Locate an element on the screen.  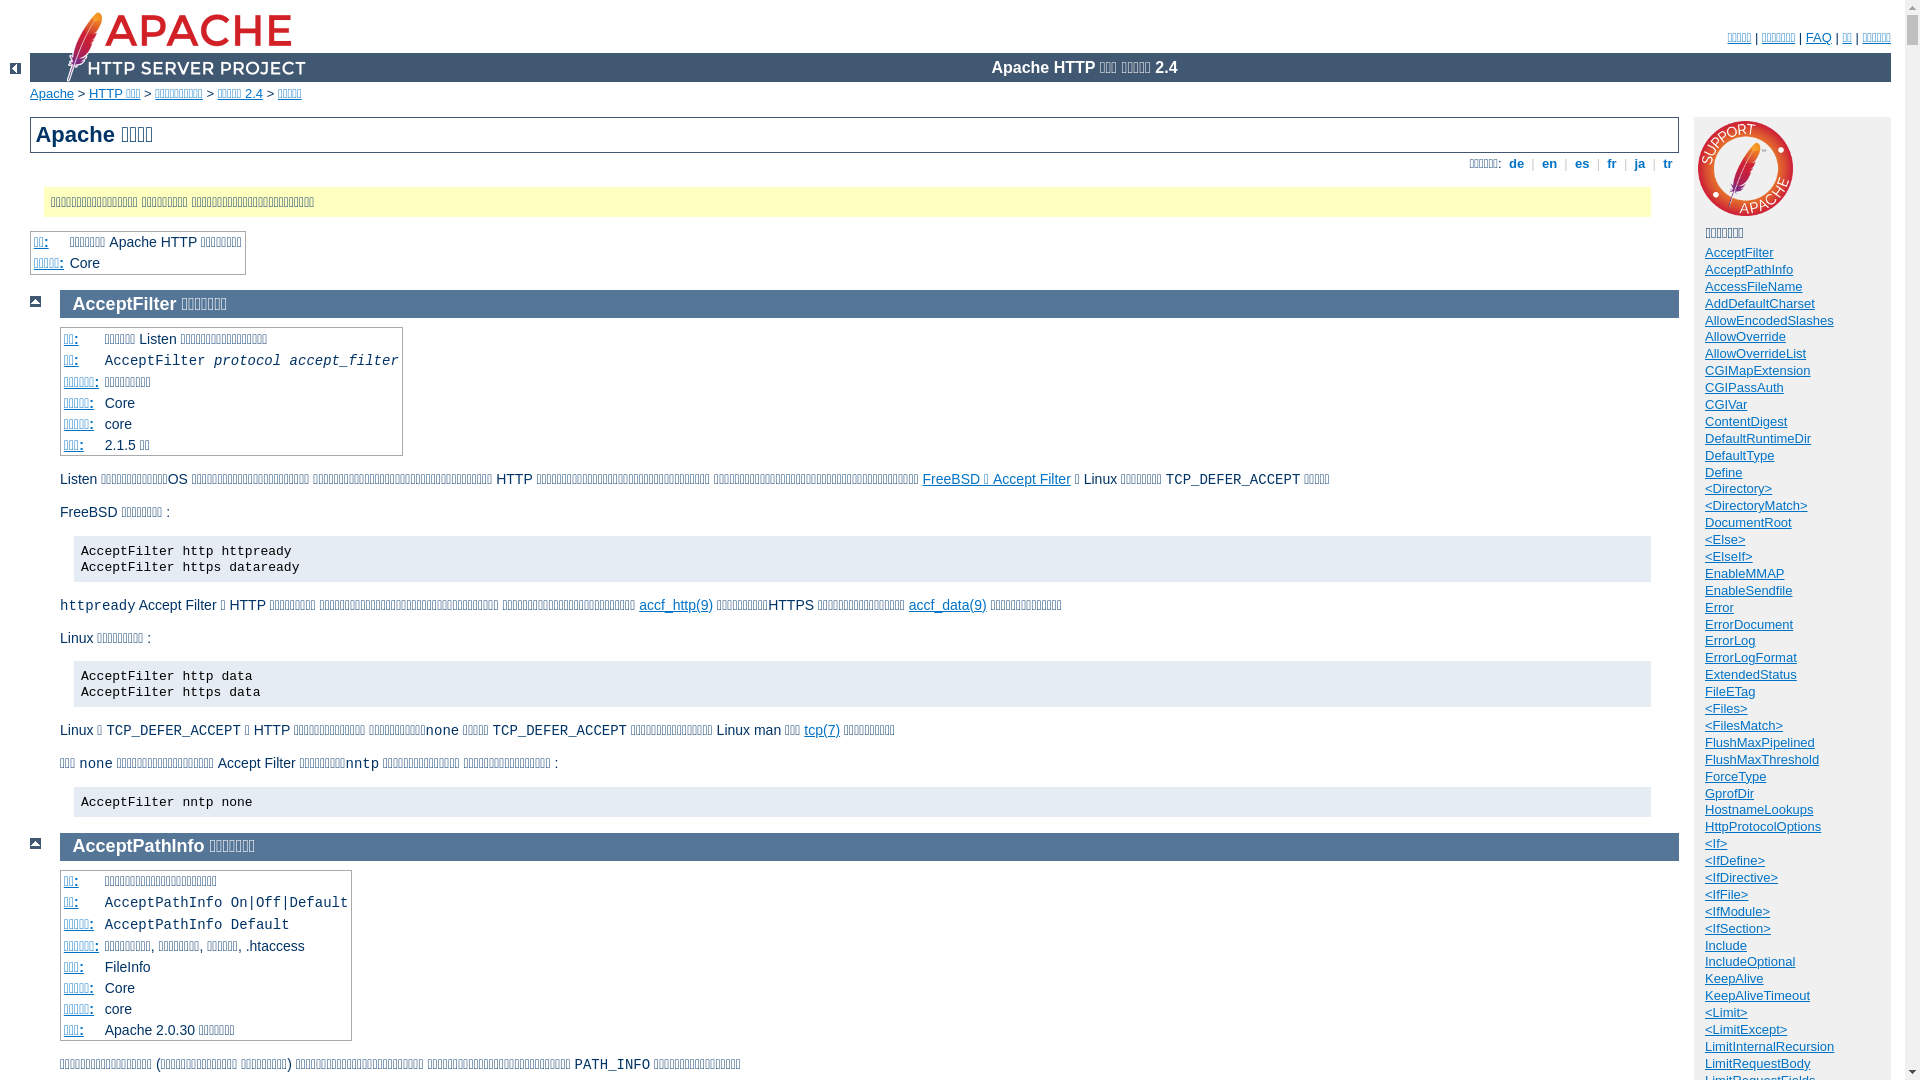
'LimitInternalRecursion' is located at coordinates (1703, 1045).